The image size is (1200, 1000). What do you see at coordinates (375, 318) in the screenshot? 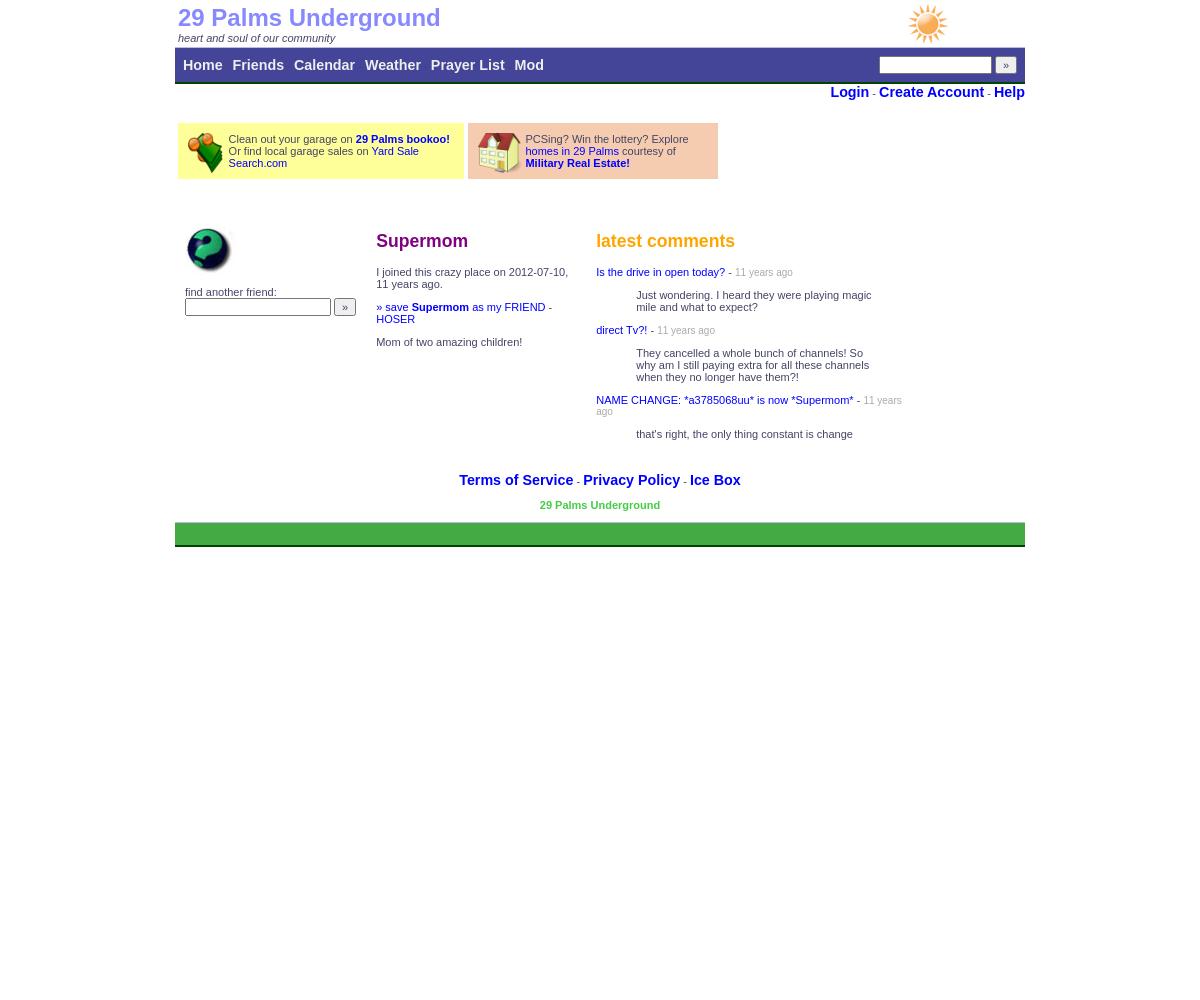
I see `'HOSER'` at bounding box center [375, 318].